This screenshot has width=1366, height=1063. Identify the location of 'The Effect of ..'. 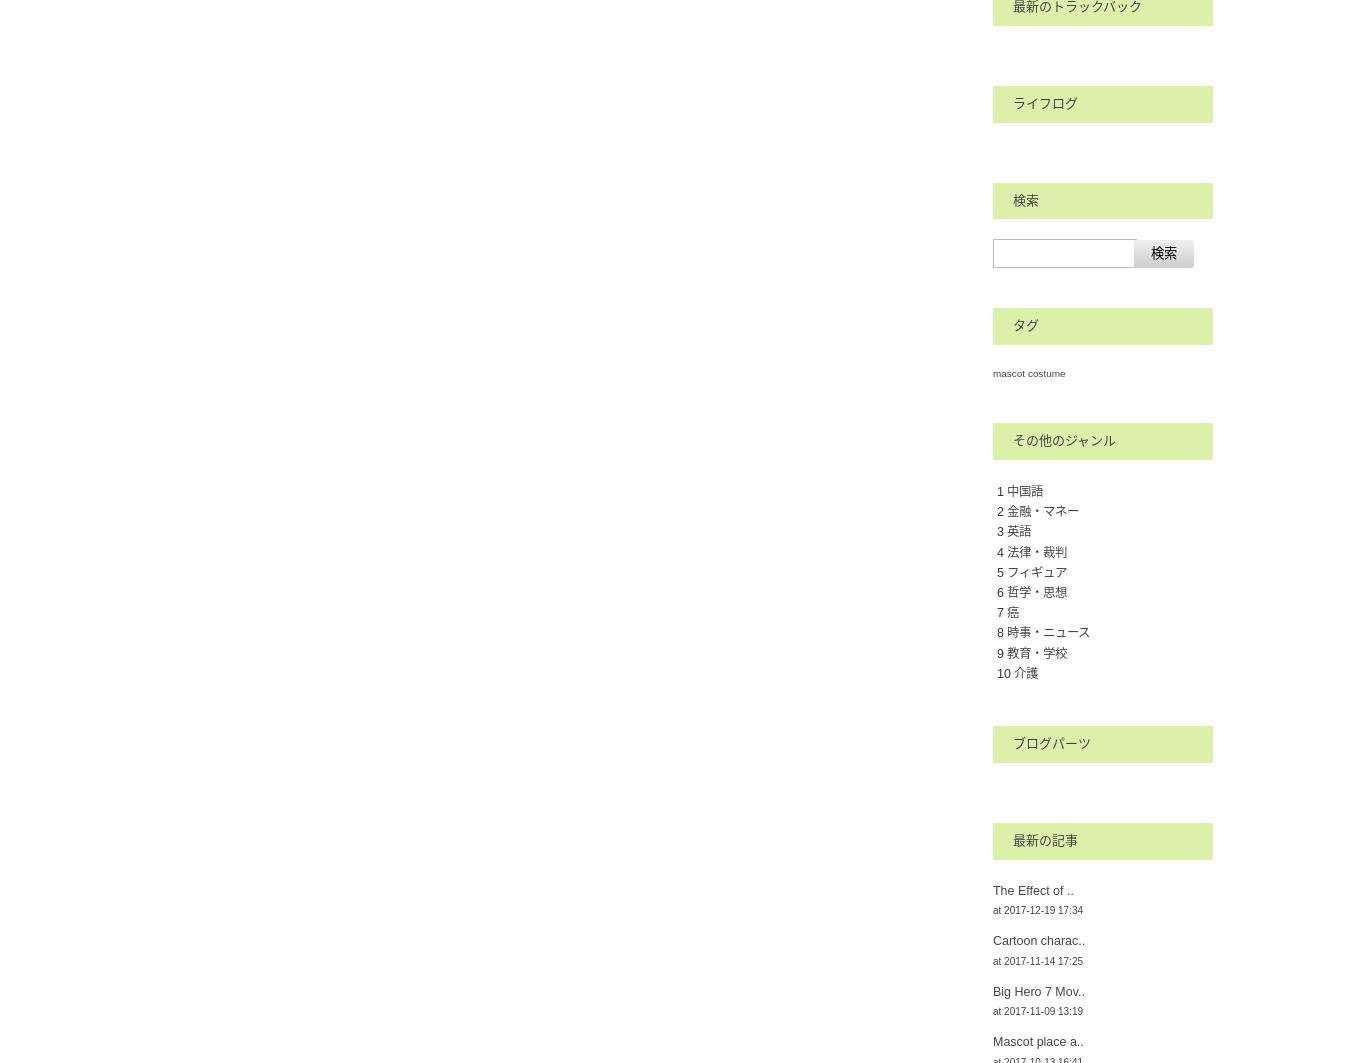
(1031, 889).